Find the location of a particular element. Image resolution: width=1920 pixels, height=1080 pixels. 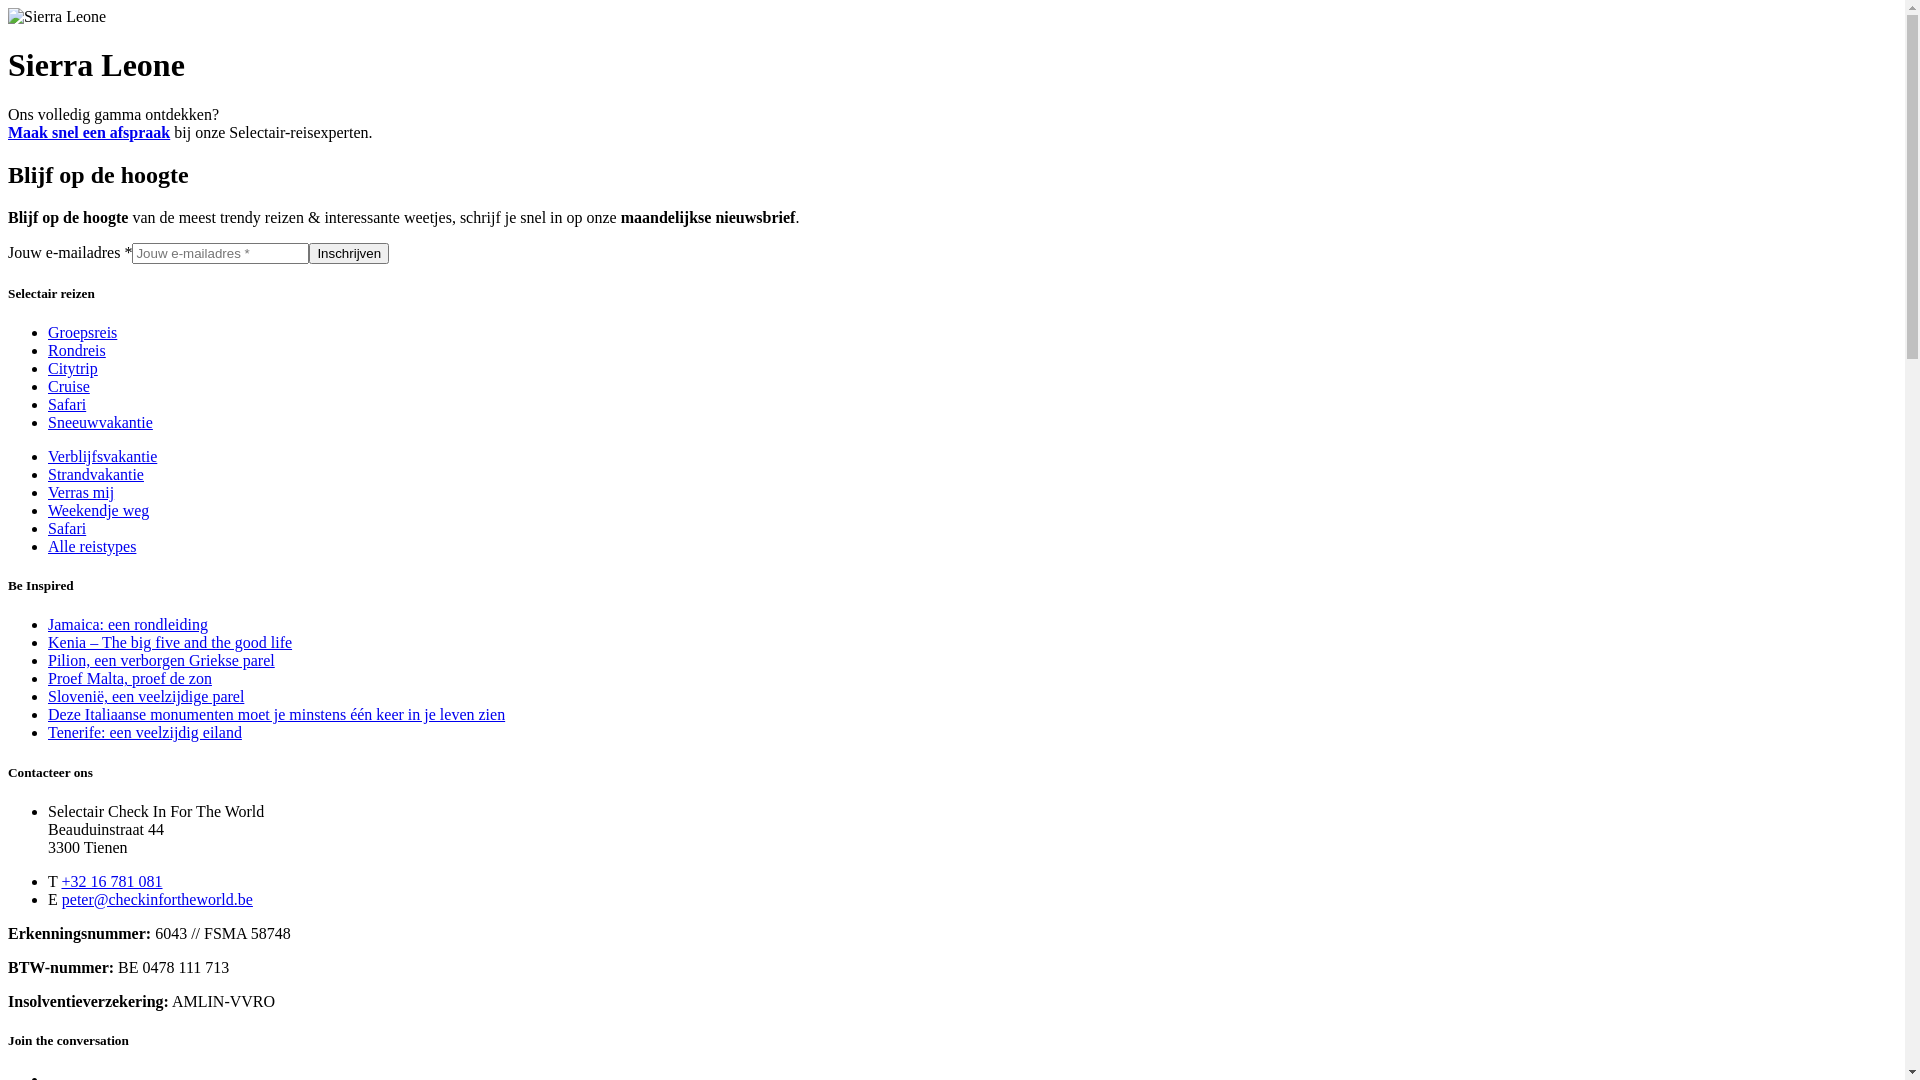

'Cruise' is located at coordinates (68, 386).